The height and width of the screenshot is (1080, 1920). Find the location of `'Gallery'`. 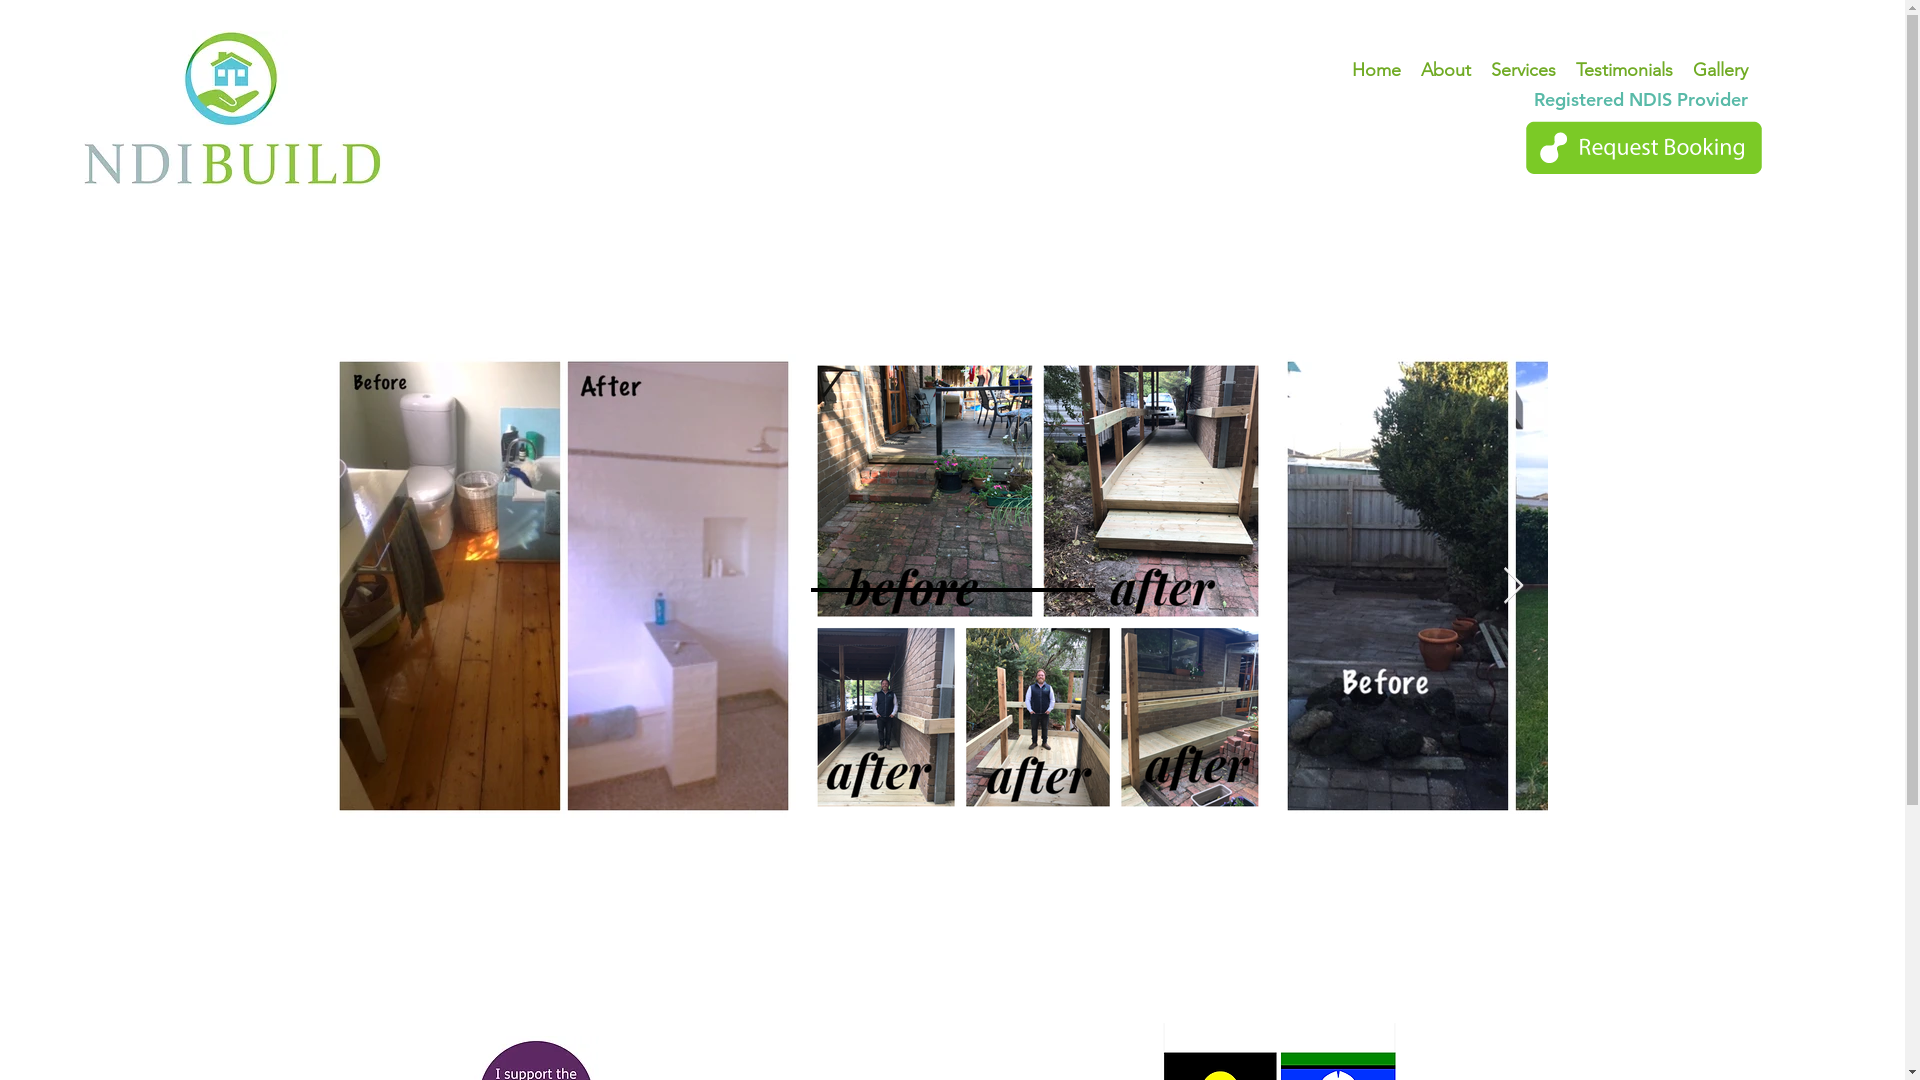

'Gallery' is located at coordinates (1719, 68).